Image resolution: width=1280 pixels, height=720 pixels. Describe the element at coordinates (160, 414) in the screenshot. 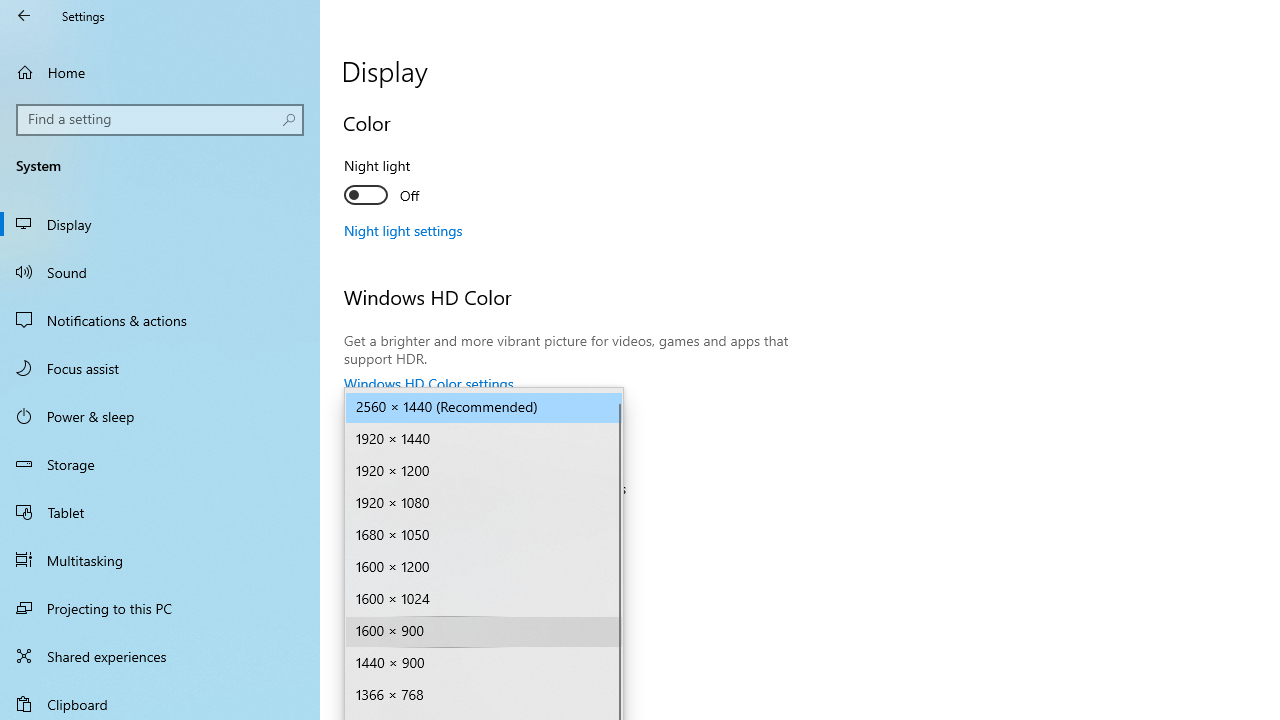

I see `'Power & sleep'` at that location.